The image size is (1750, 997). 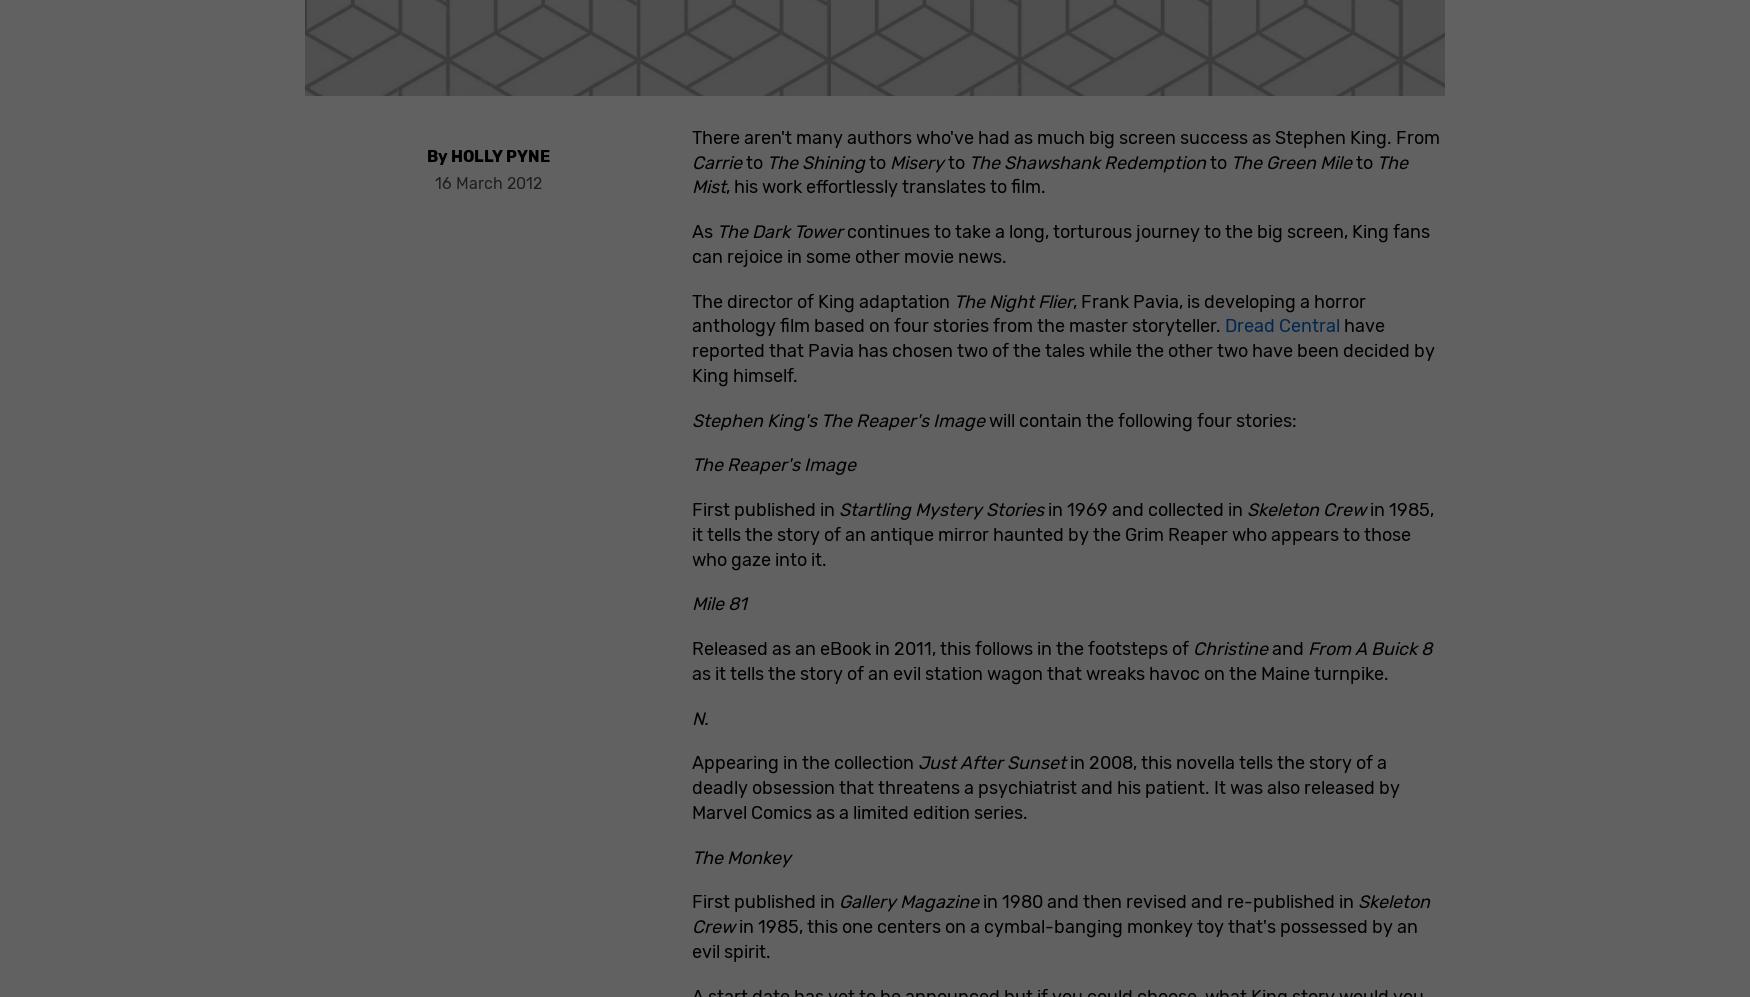 I want to click on 'From A Buick 8', so click(x=1306, y=649).